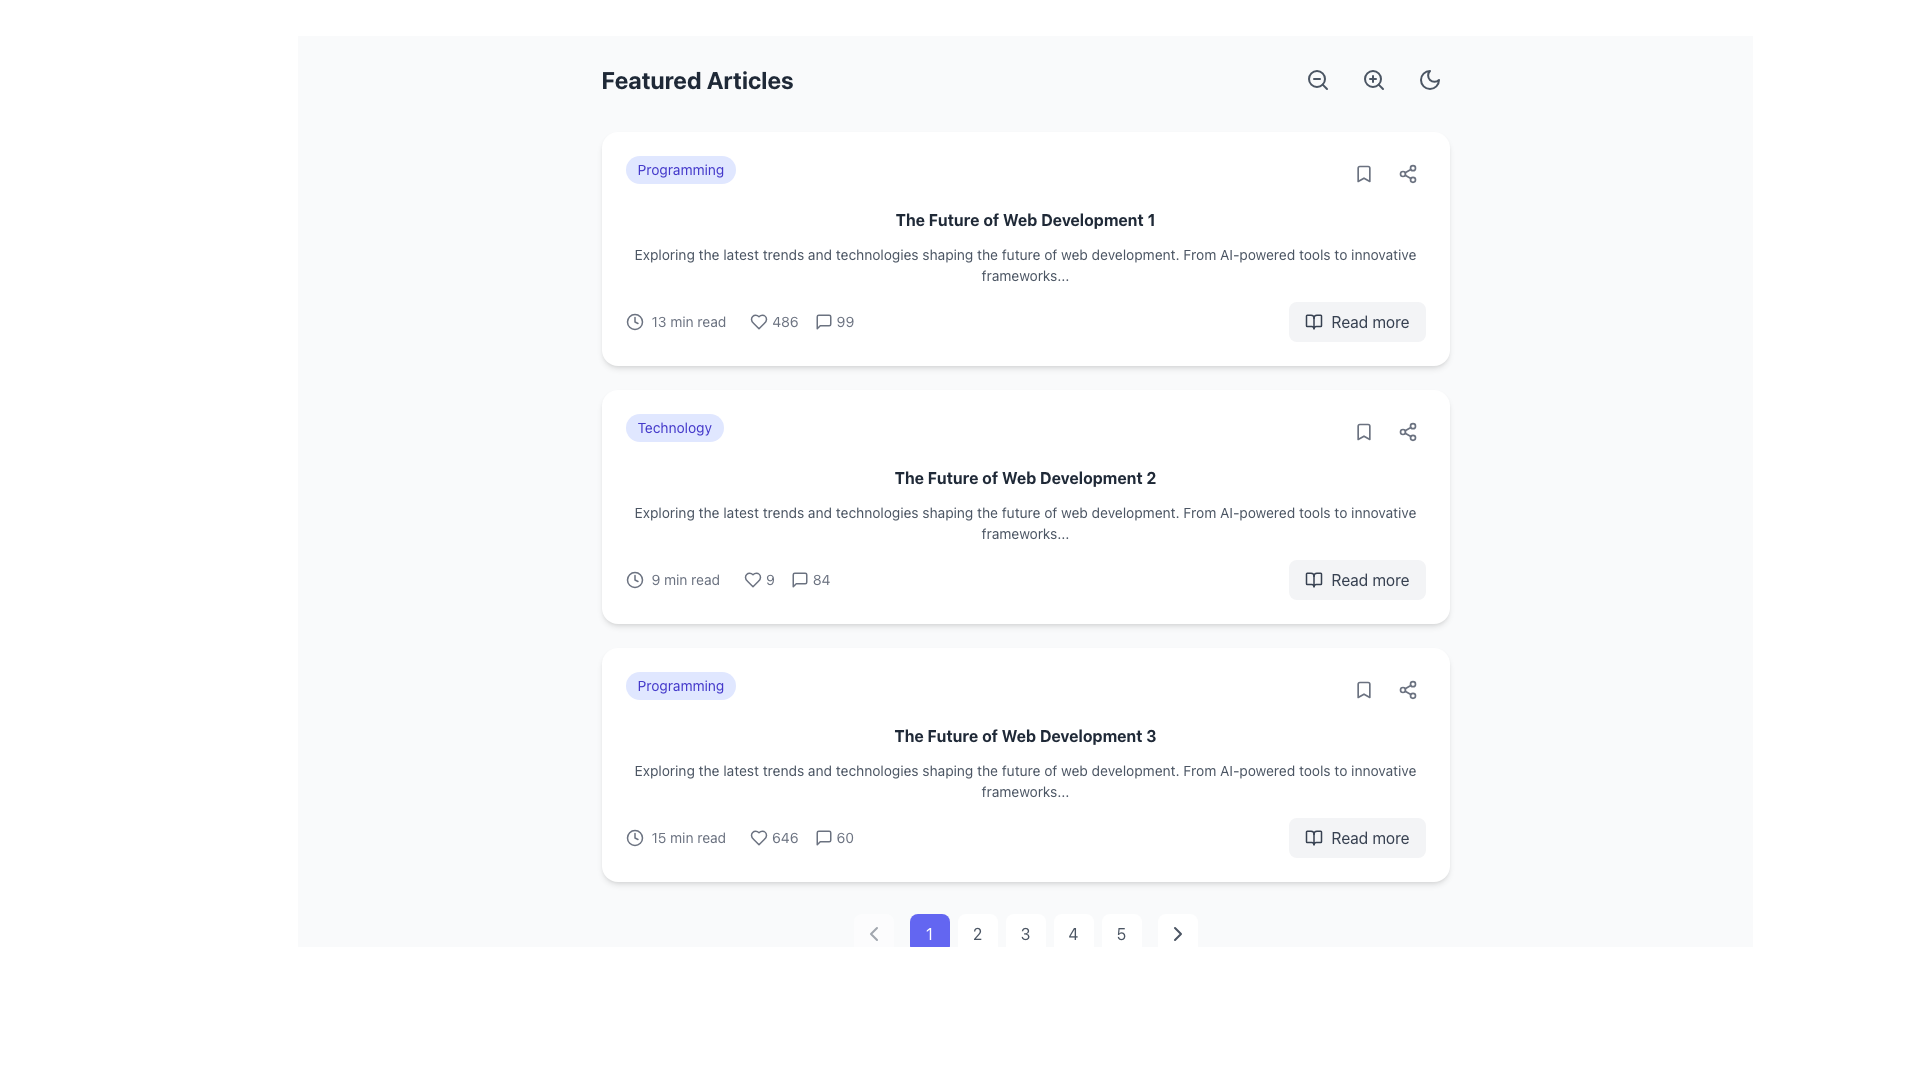 This screenshot has width=1920, height=1080. I want to click on the non-interactive text element displaying the 'like' or 'heart' count for the article on the top card in the list of articles, so click(773, 320).